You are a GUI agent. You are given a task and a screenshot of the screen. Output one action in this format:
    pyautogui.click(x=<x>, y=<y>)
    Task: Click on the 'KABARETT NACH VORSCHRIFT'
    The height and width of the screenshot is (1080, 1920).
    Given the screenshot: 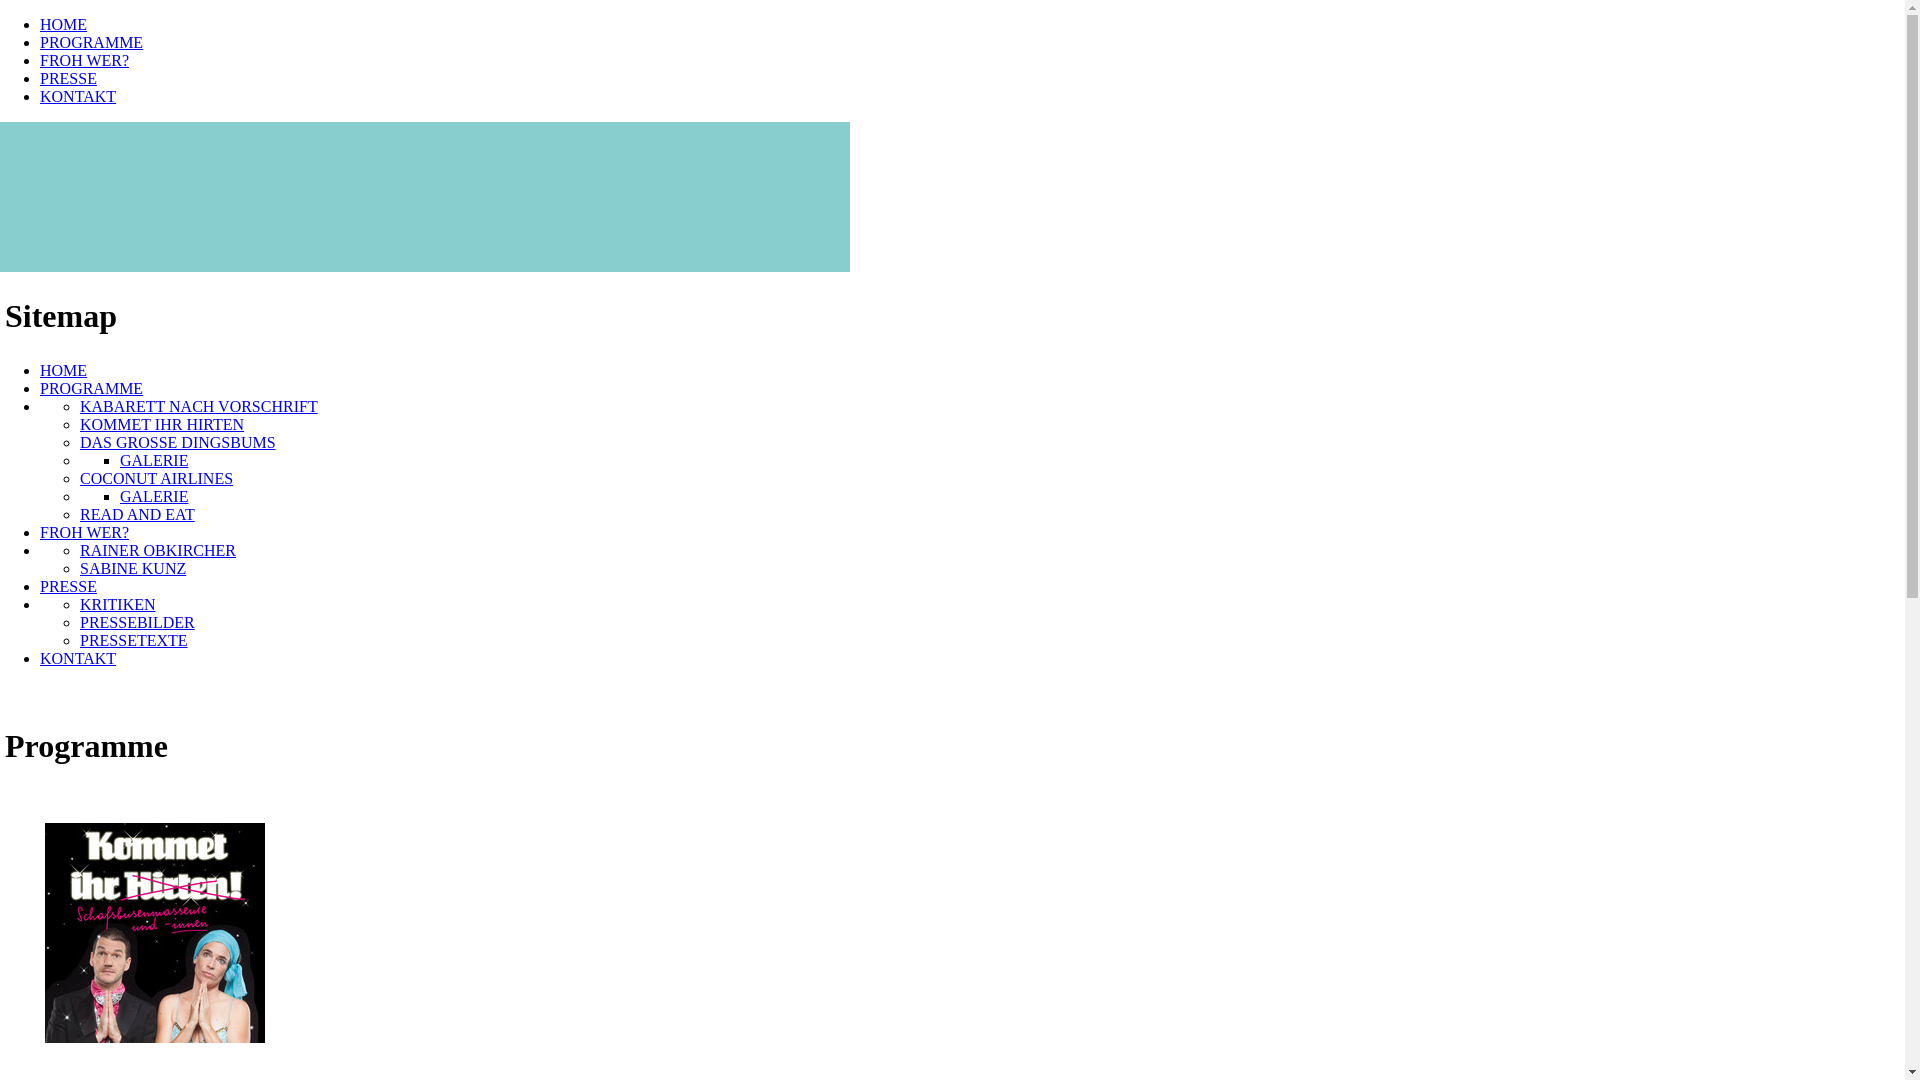 What is the action you would take?
    pyautogui.click(x=198, y=405)
    